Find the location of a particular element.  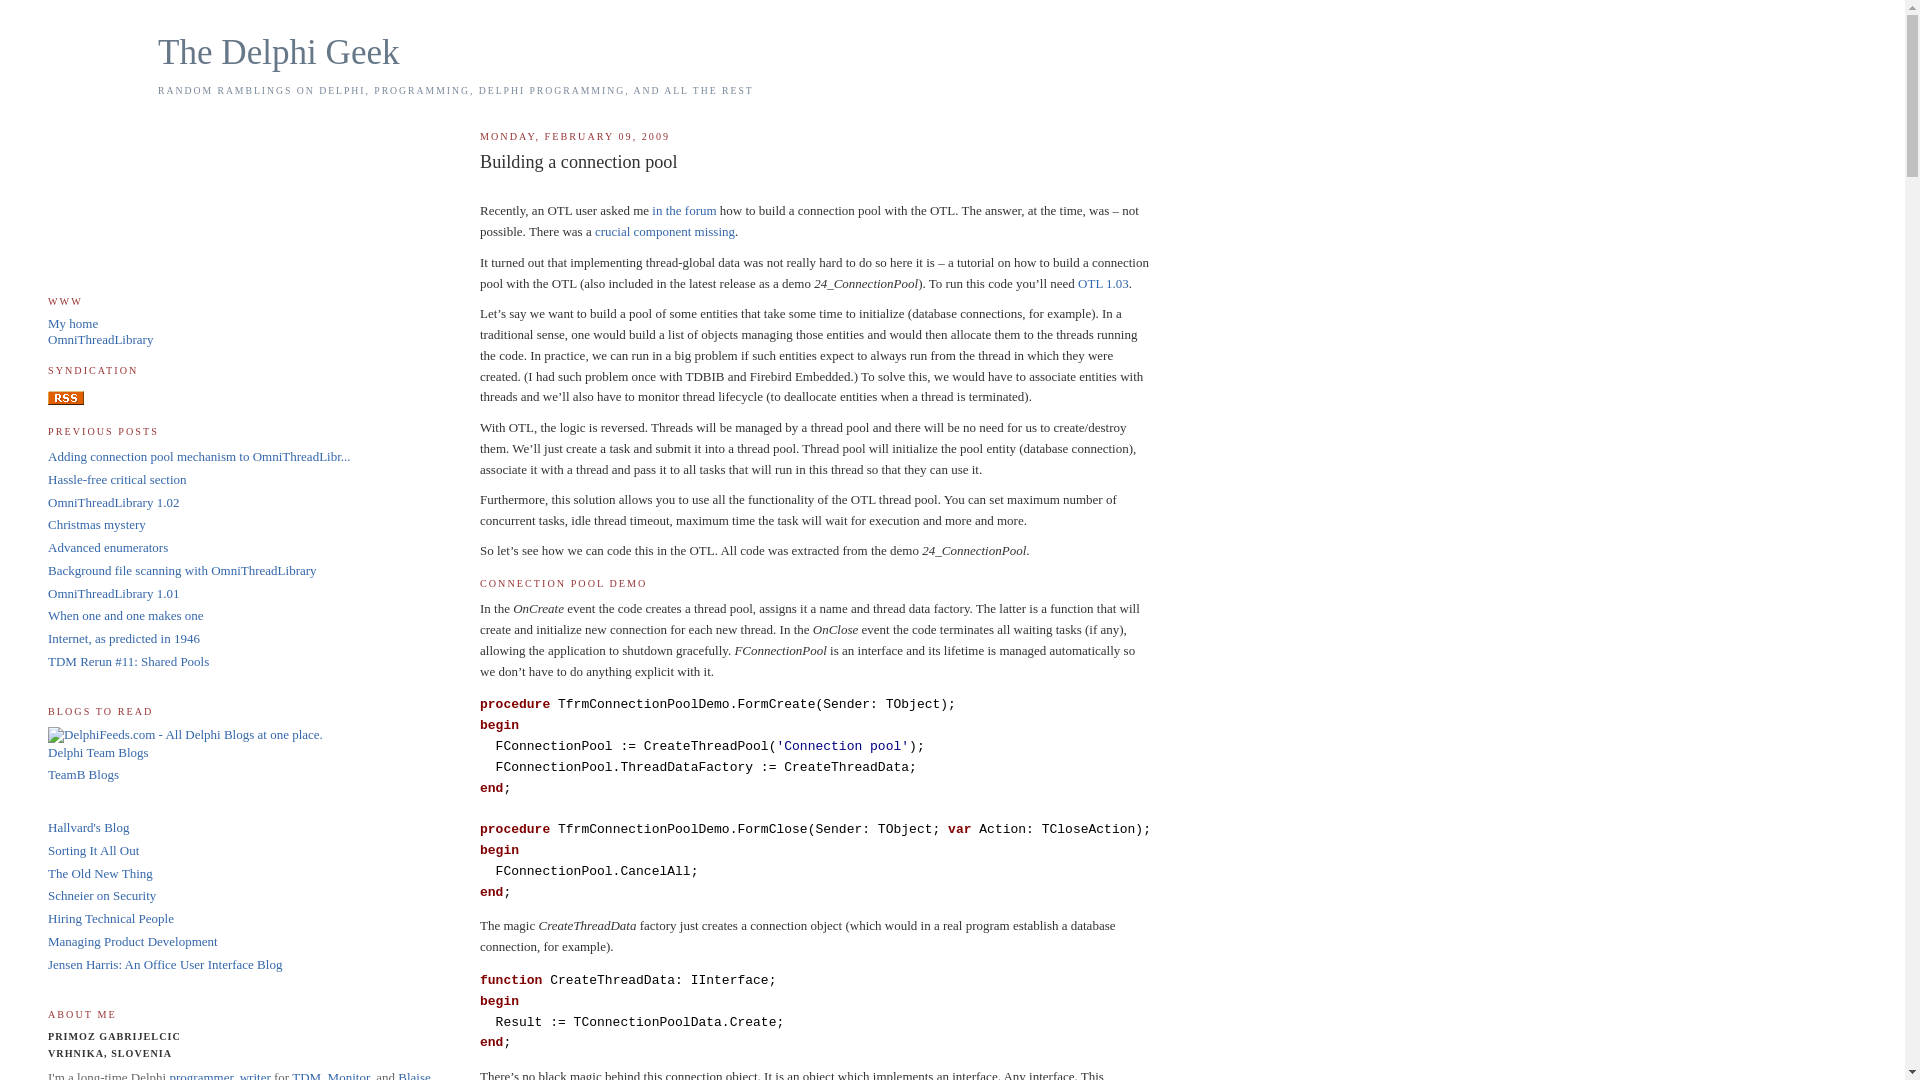

'My home' is located at coordinates (48, 322).